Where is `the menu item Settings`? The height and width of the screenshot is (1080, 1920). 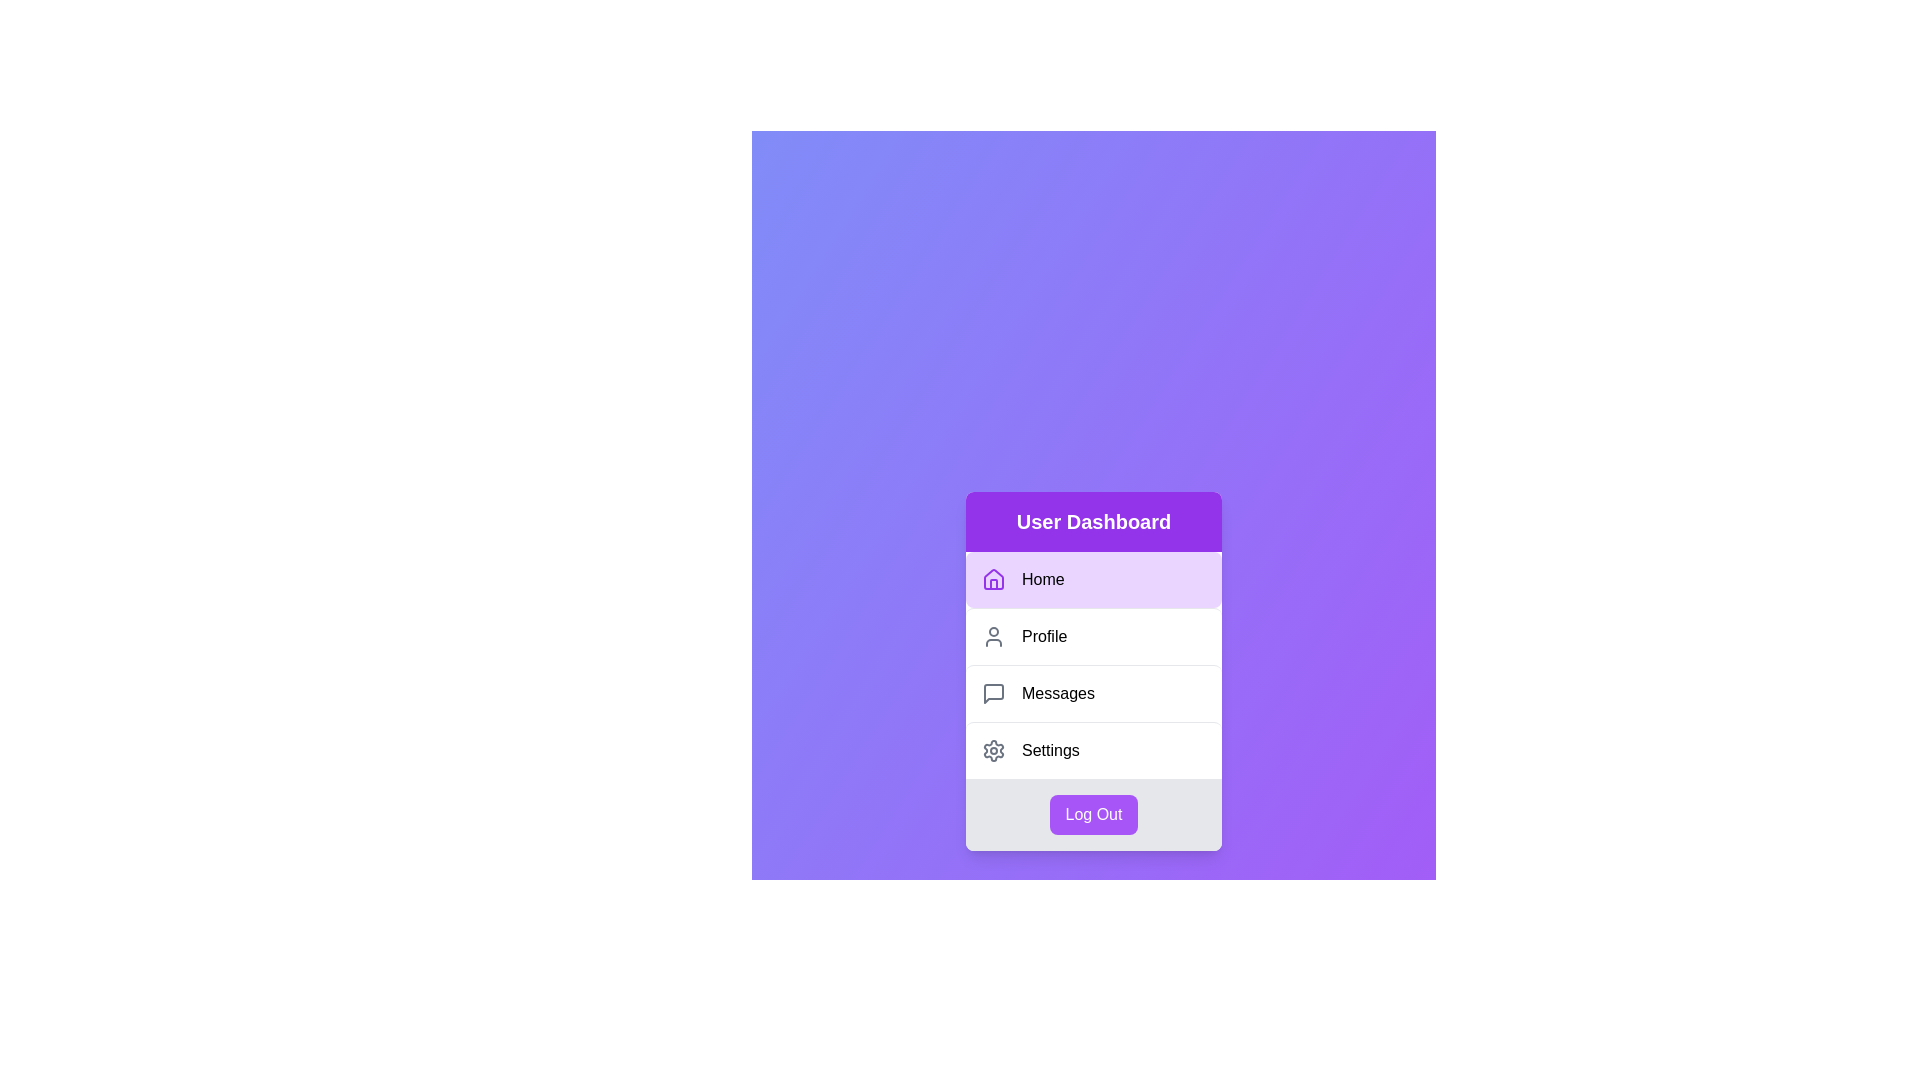
the menu item Settings is located at coordinates (1093, 749).